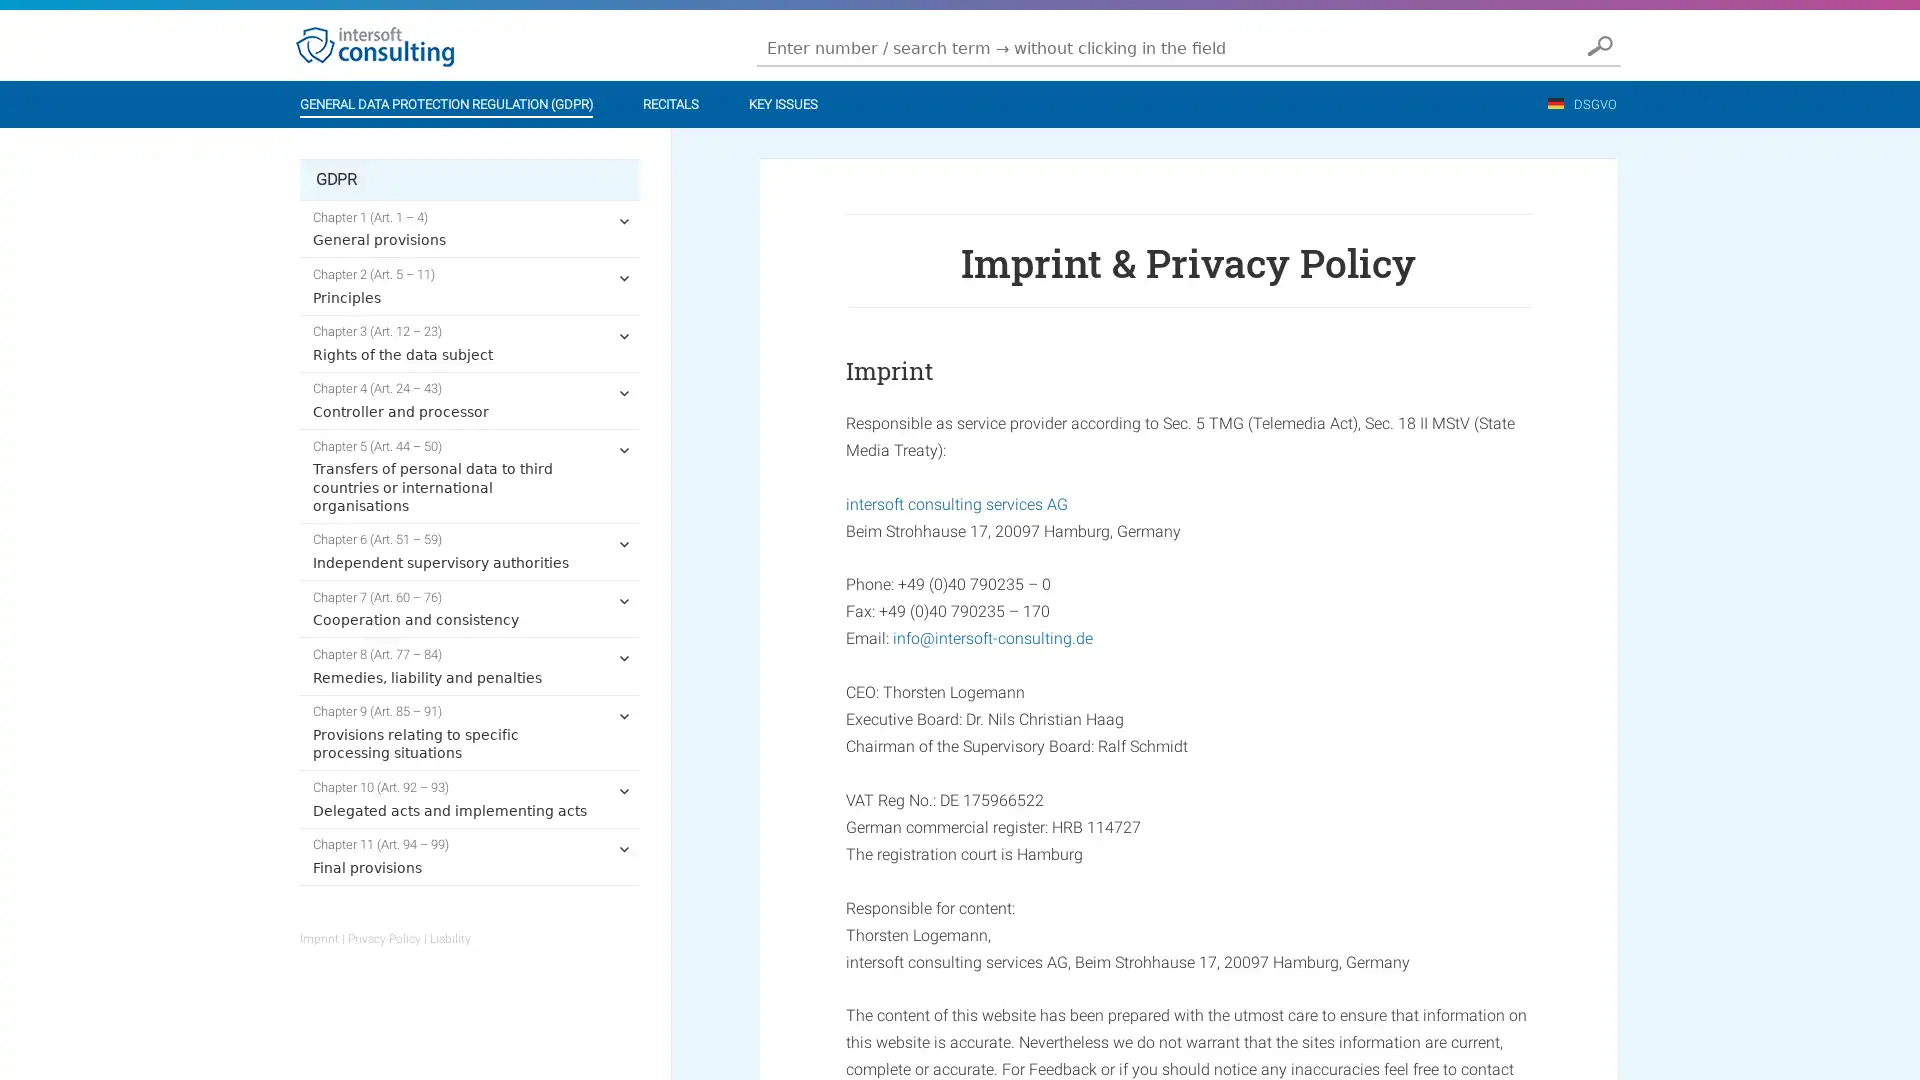 Image resolution: width=1920 pixels, height=1080 pixels. What do you see at coordinates (623, 640) in the screenshot?
I see `expand child menu` at bounding box center [623, 640].